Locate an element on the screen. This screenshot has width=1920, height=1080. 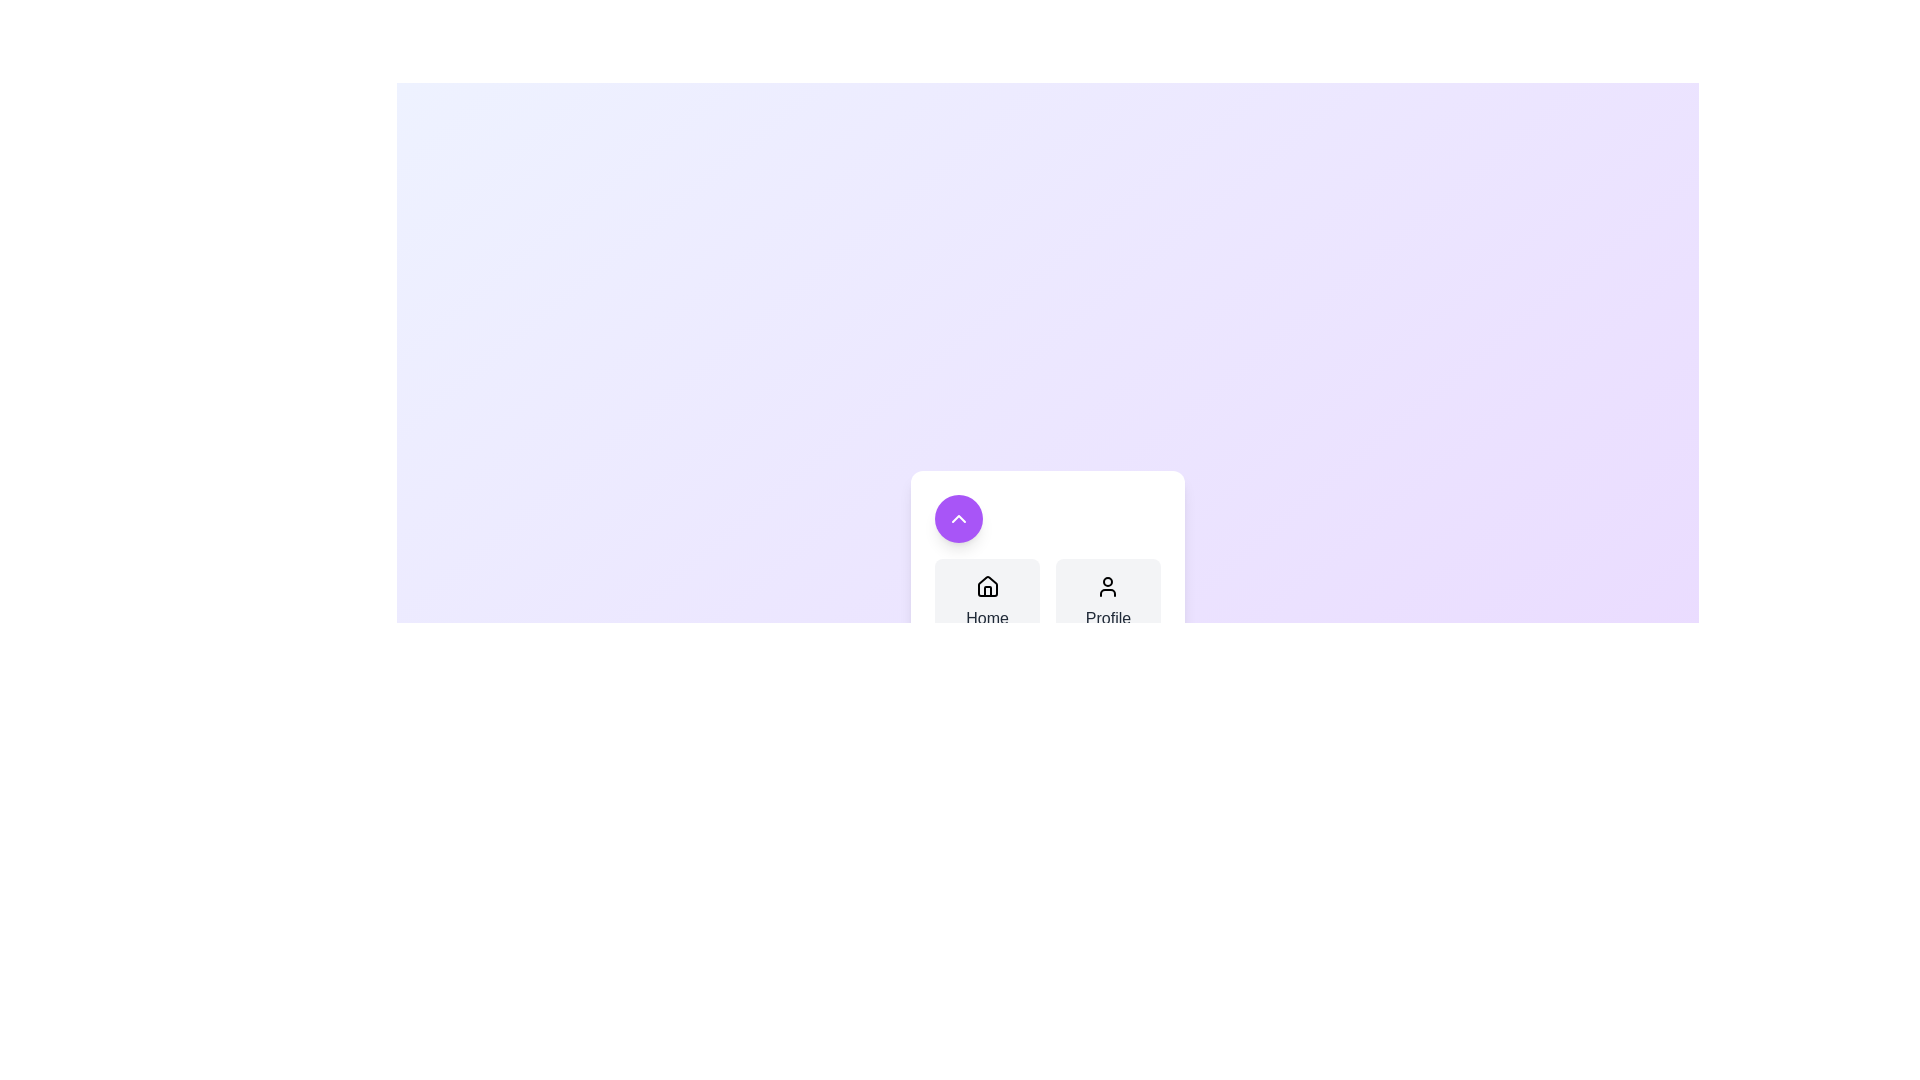
the action button labeled Profile in the expanded menu is located at coordinates (1107, 601).